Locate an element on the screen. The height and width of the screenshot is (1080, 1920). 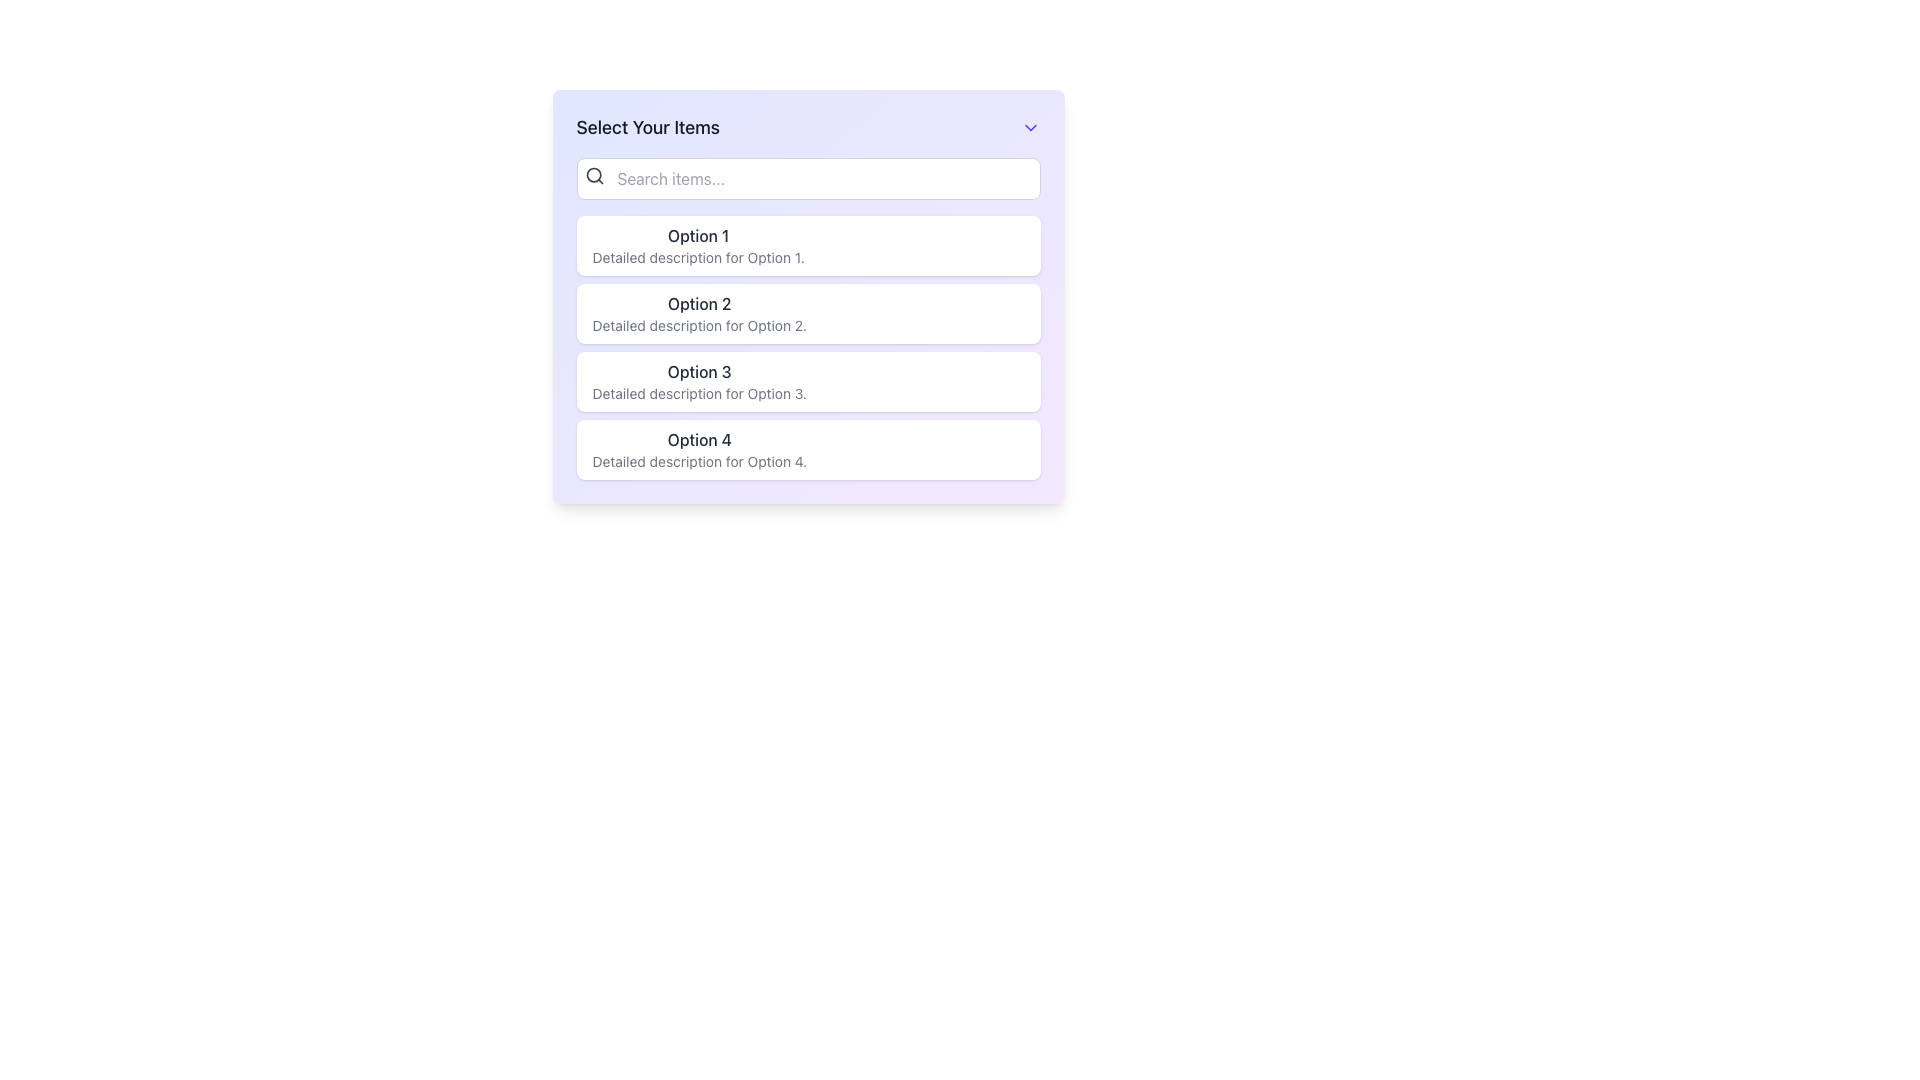
the downward-pointing chevron icon styled in blue, located next to the title text 'Select Your Items' is located at coordinates (1030, 127).